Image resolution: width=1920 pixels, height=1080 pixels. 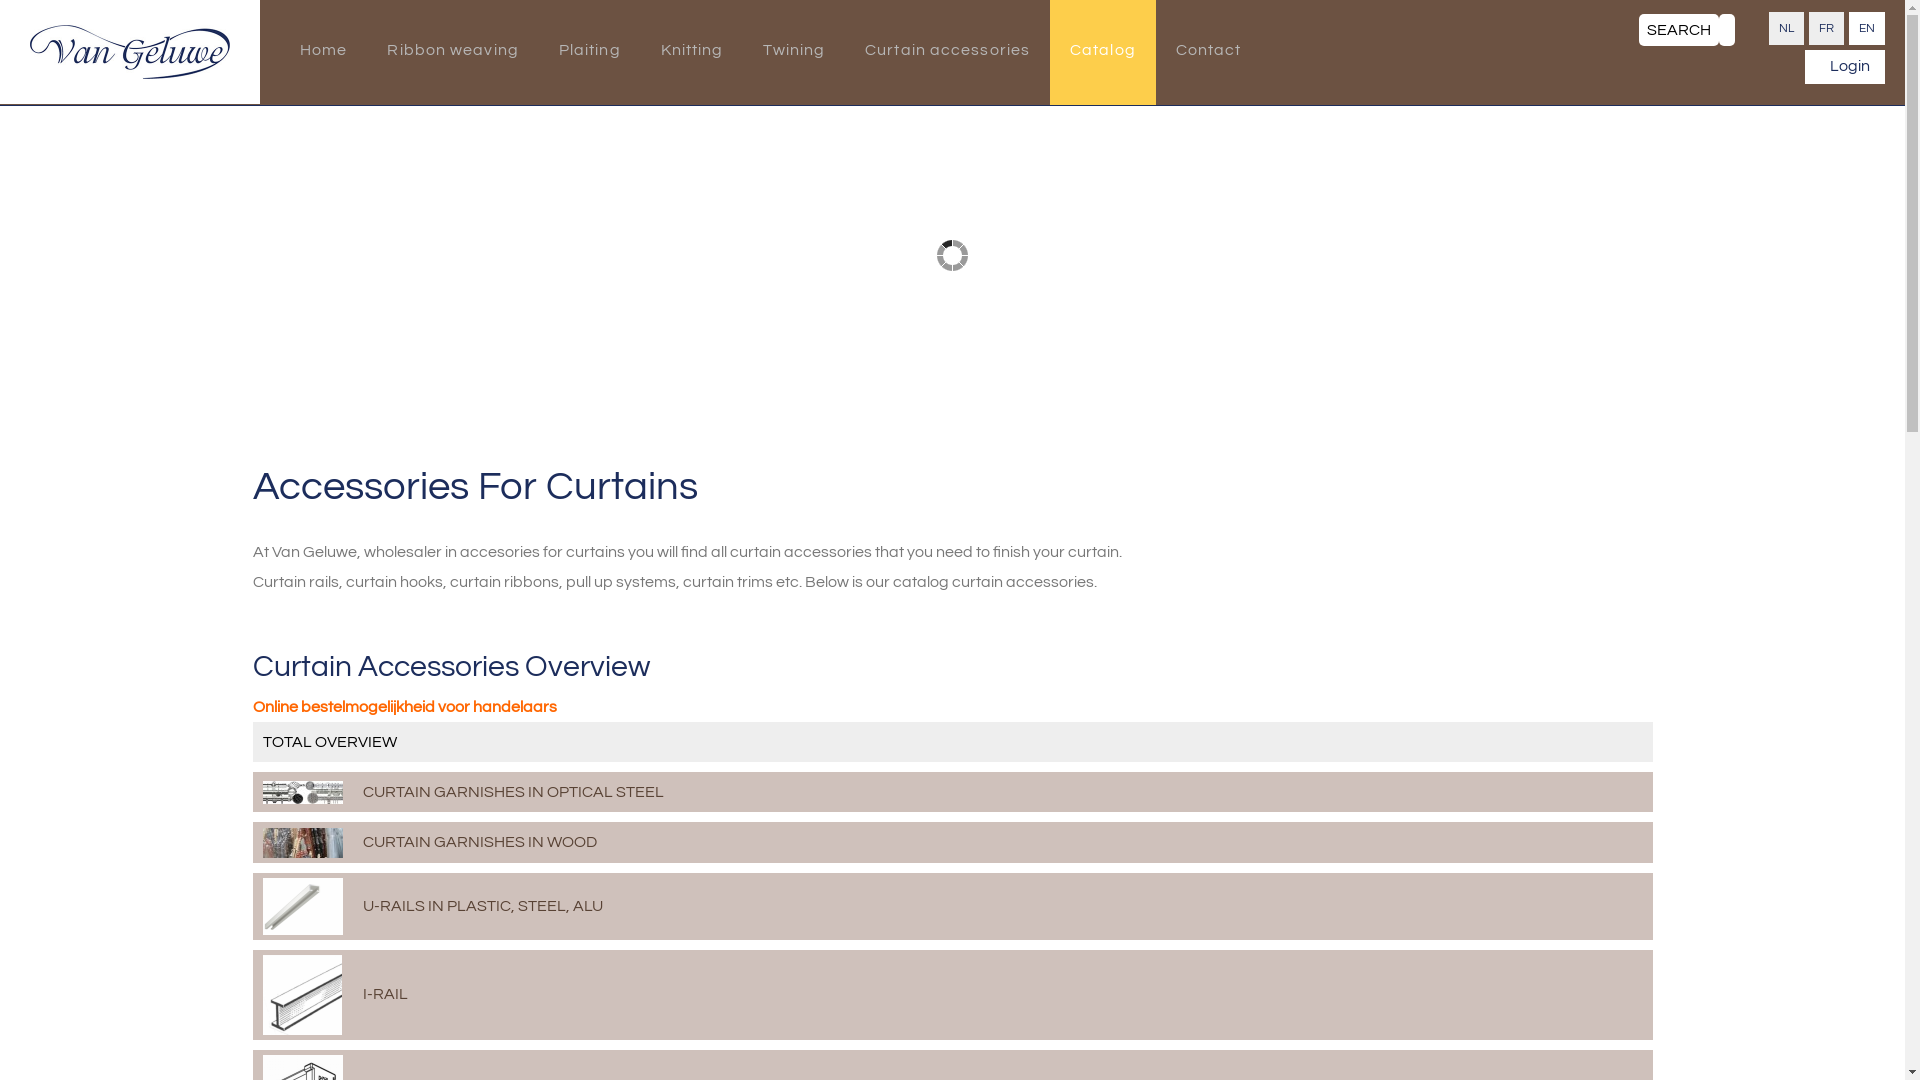 What do you see at coordinates (451, 51) in the screenshot?
I see `'Ribbon weaving'` at bounding box center [451, 51].